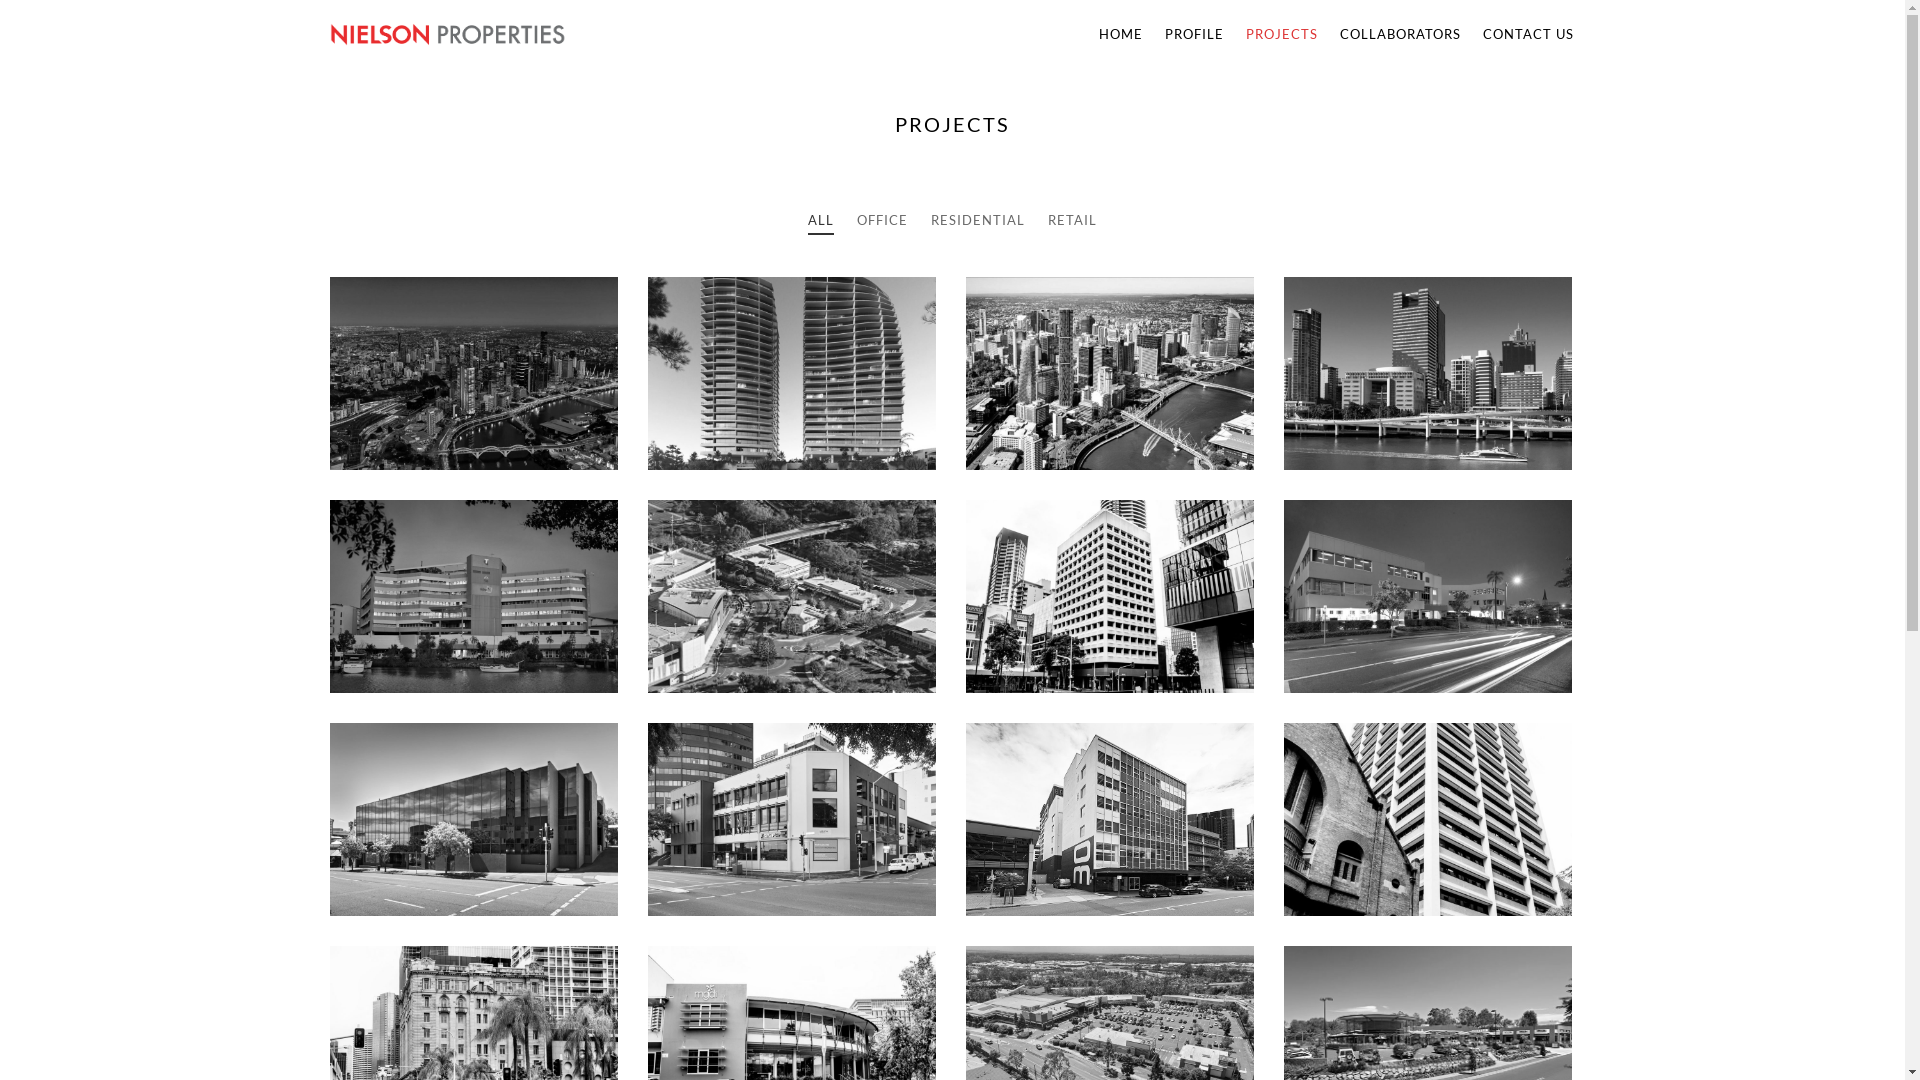  Describe the element at coordinates (1473, 34) in the screenshot. I see `'CONTACT US'` at that location.